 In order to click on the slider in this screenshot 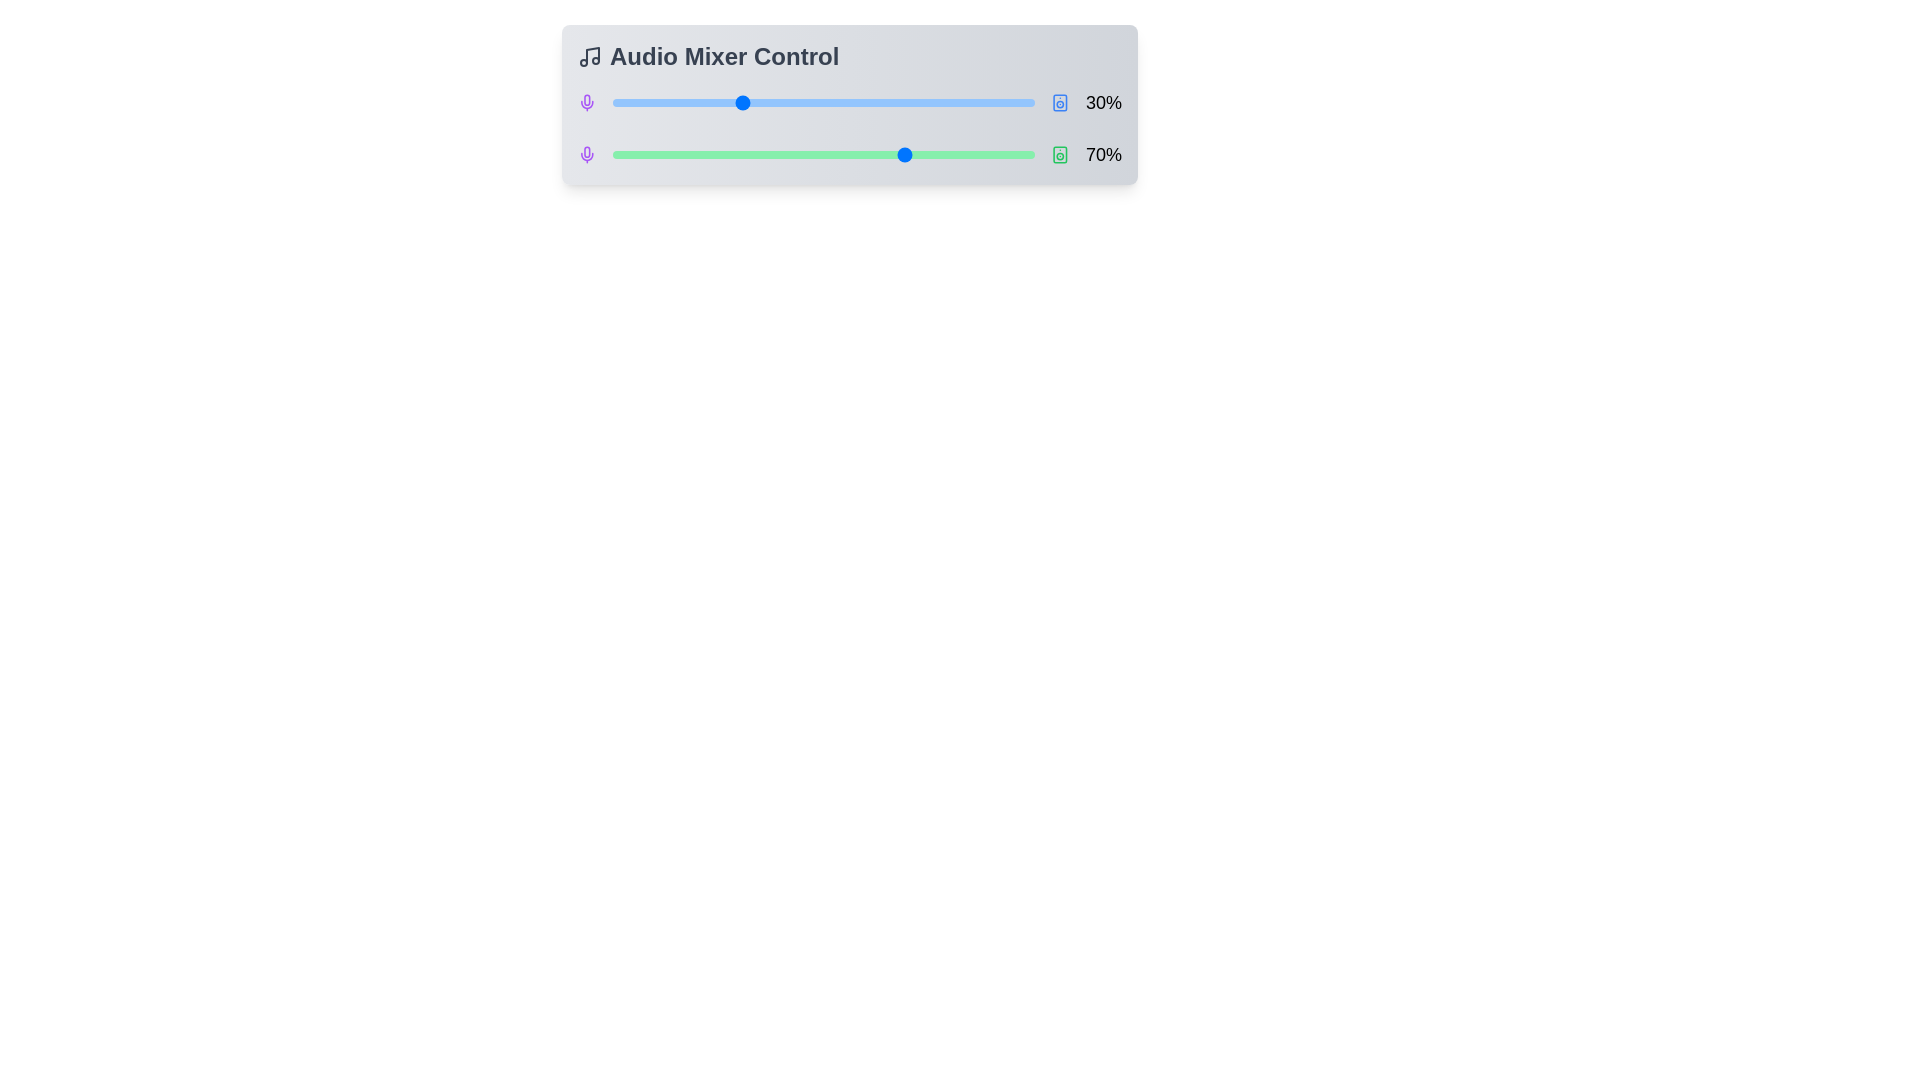, I will do `click(836, 103)`.